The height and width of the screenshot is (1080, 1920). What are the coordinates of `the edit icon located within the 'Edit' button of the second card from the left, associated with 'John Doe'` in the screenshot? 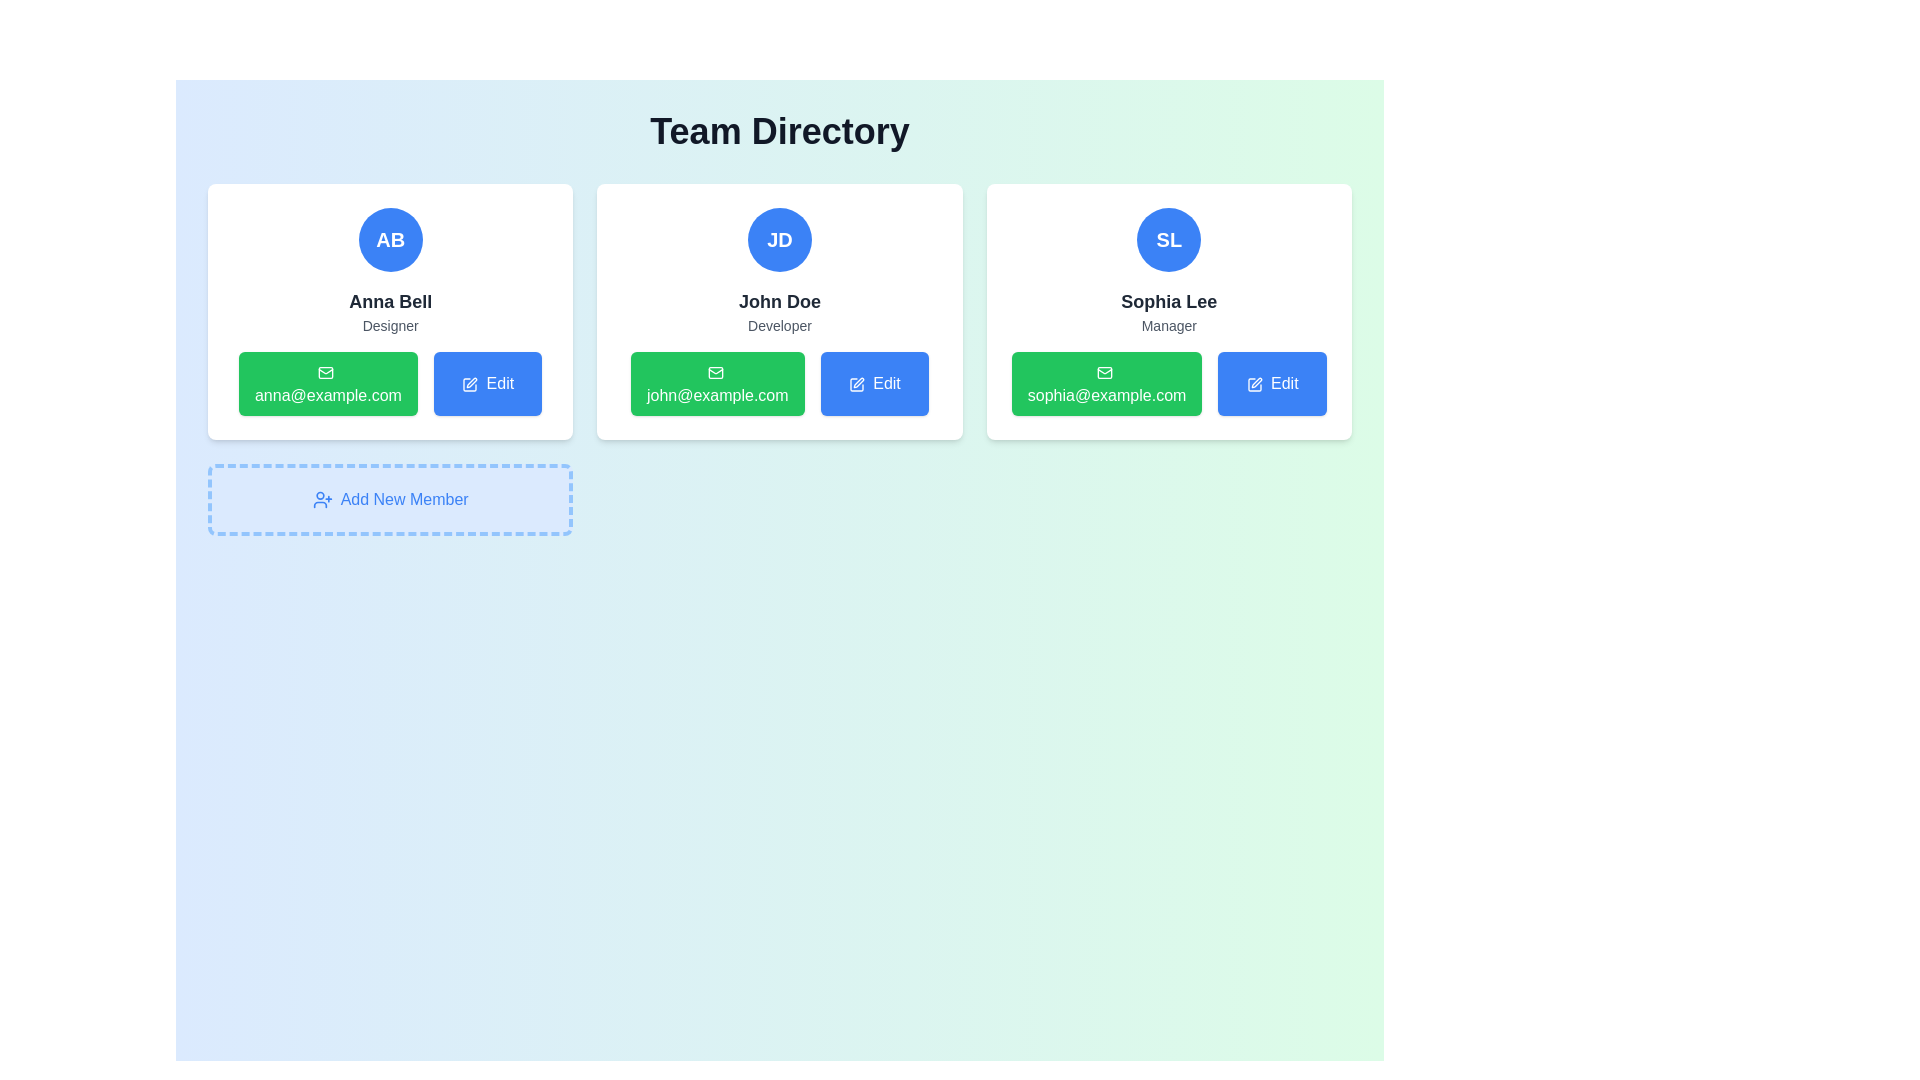 It's located at (856, 384).